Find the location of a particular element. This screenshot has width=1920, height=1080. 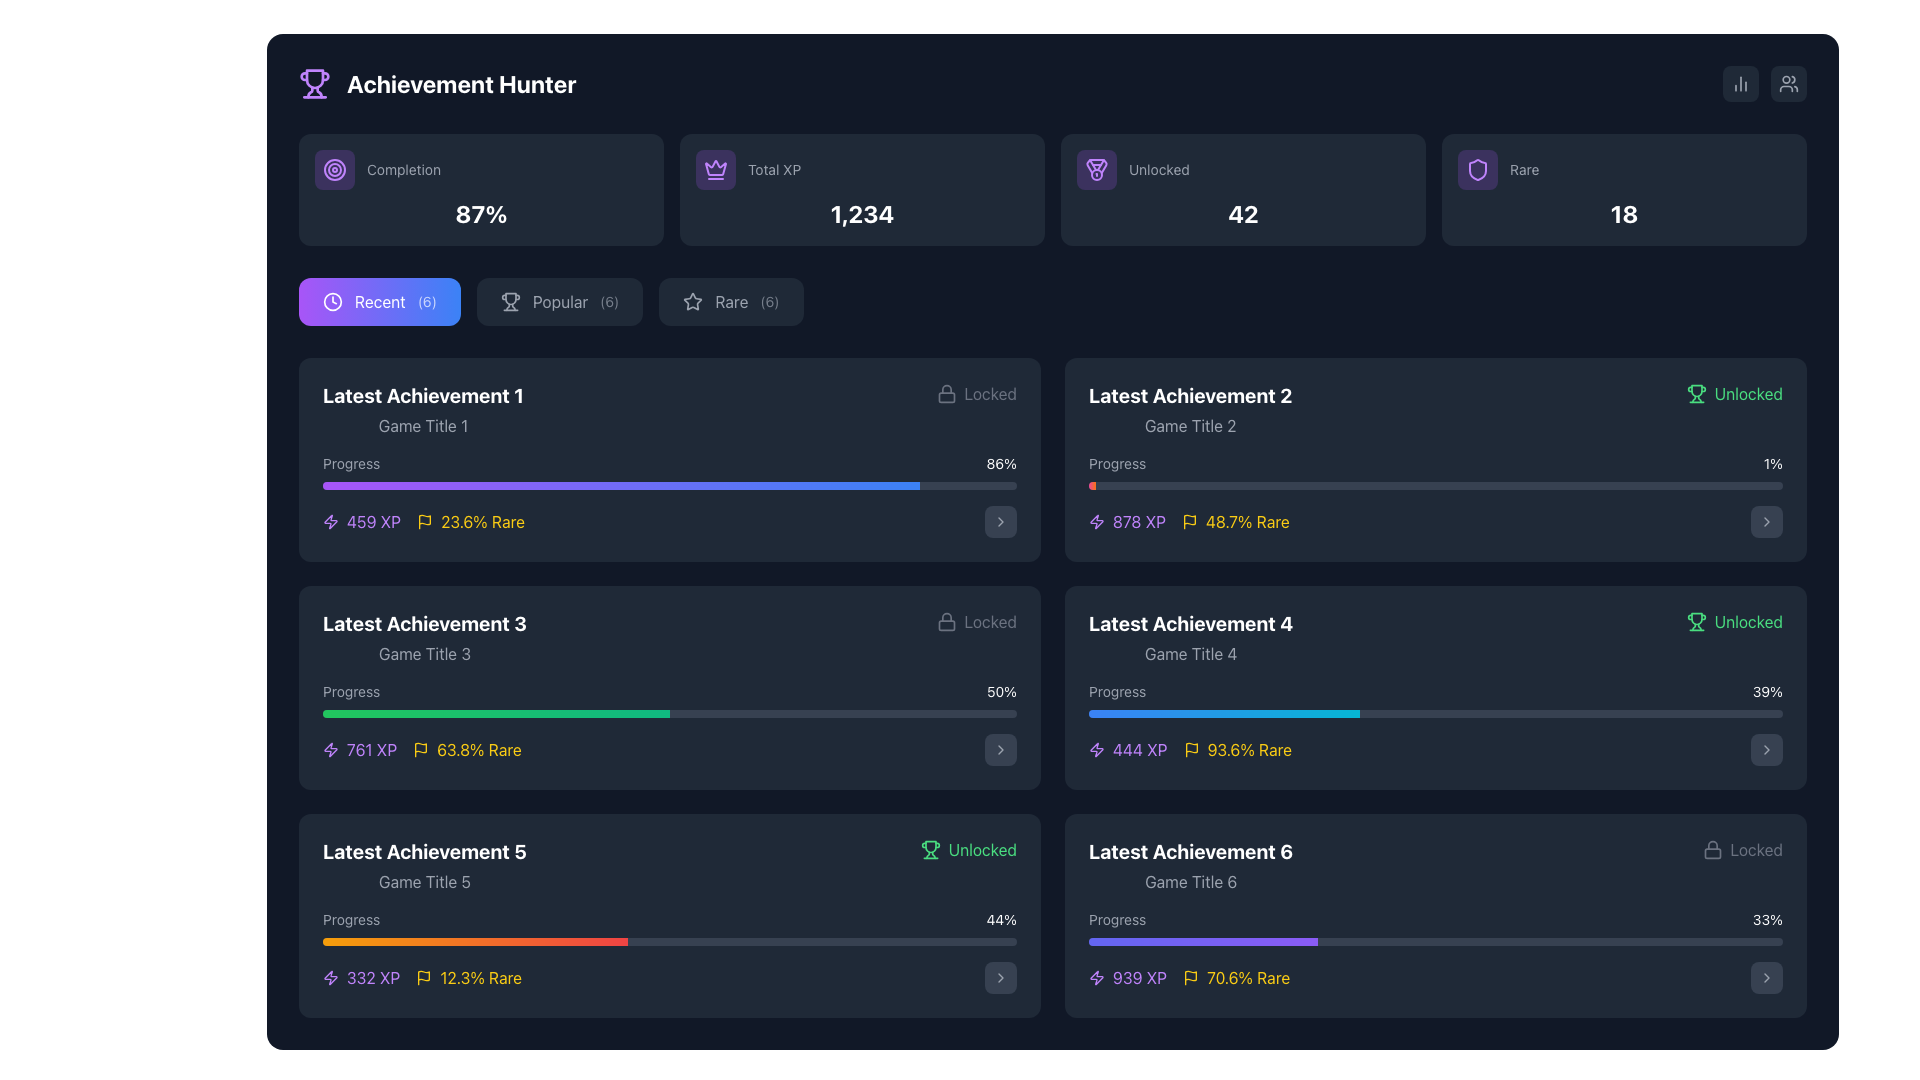

the static text label displaying 'Unlocked' in green, which is positioned adjacent to a trophy icon in the lower right card associated with 'Latest Achievement 4' is located at coordinates (1747, 620).